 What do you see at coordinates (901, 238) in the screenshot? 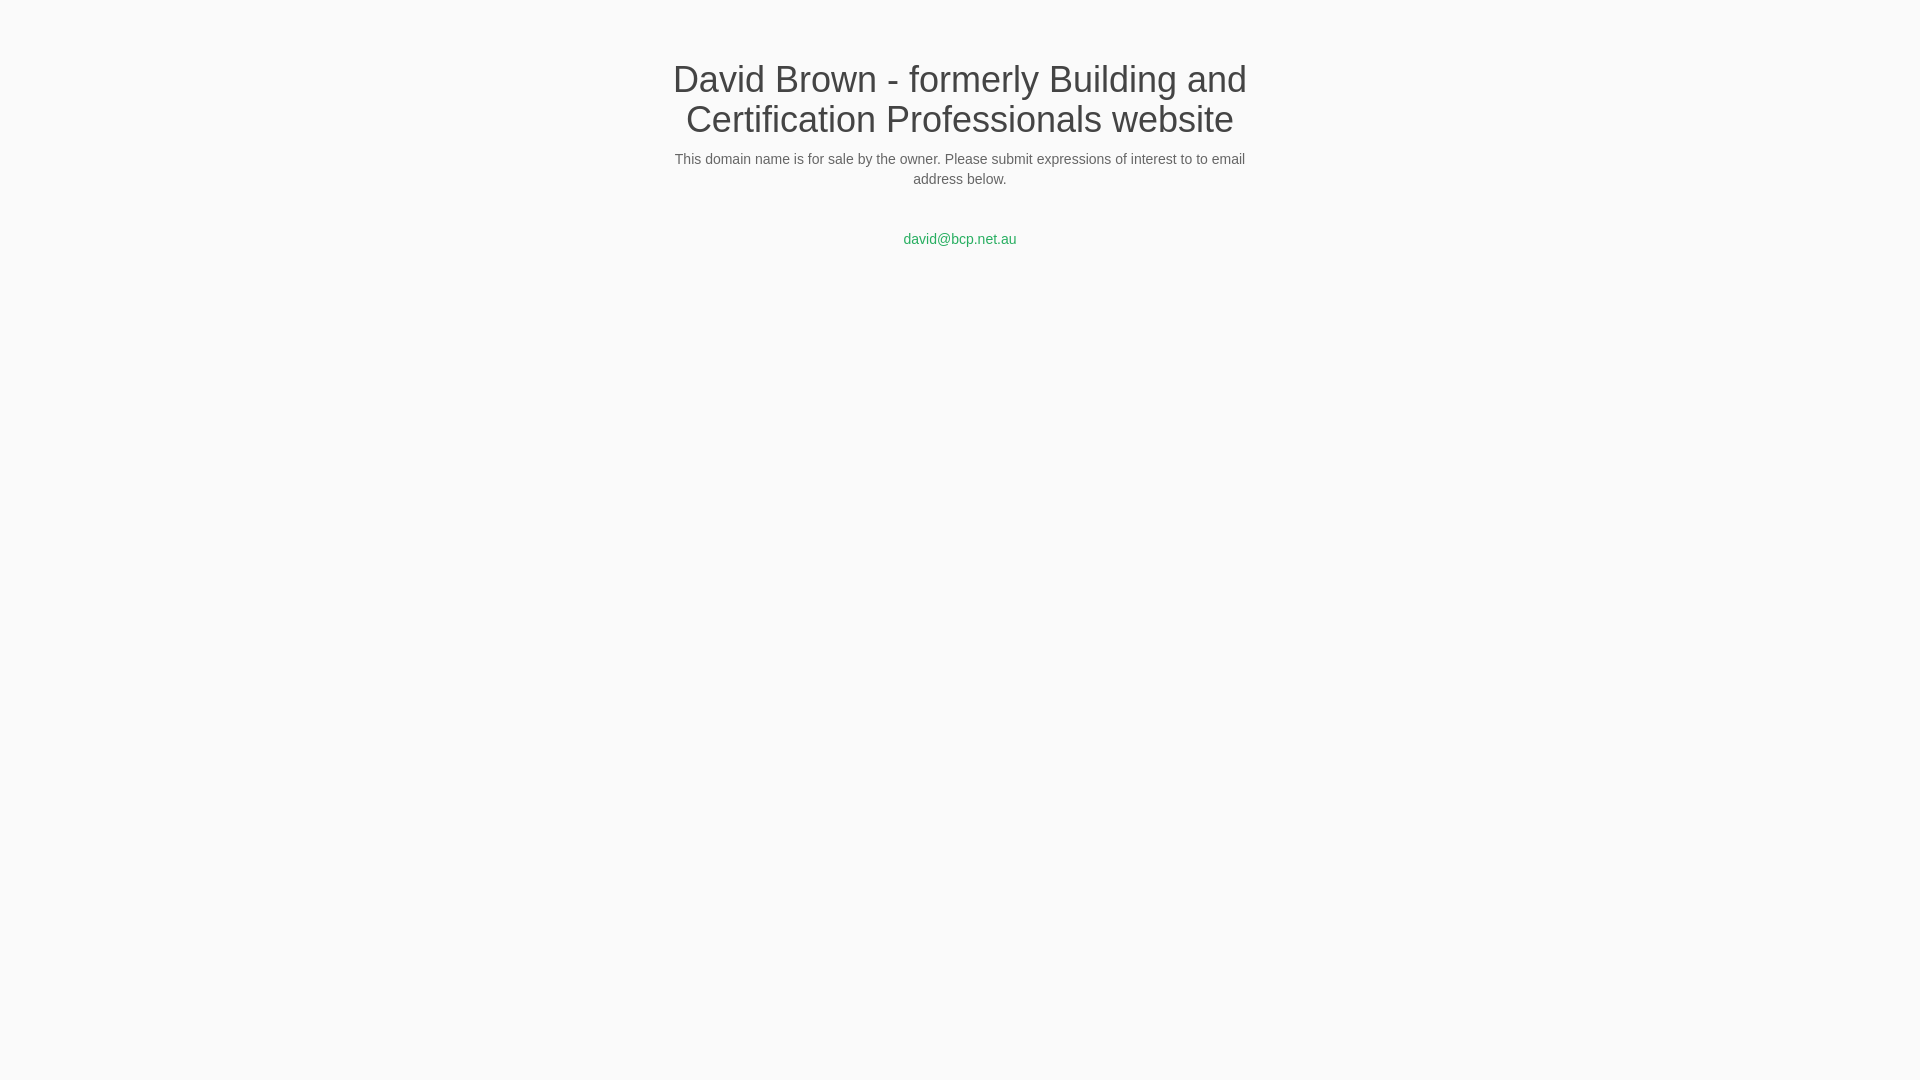
I see `'david@bcp.net.au'` at bounding box center [901, 238].